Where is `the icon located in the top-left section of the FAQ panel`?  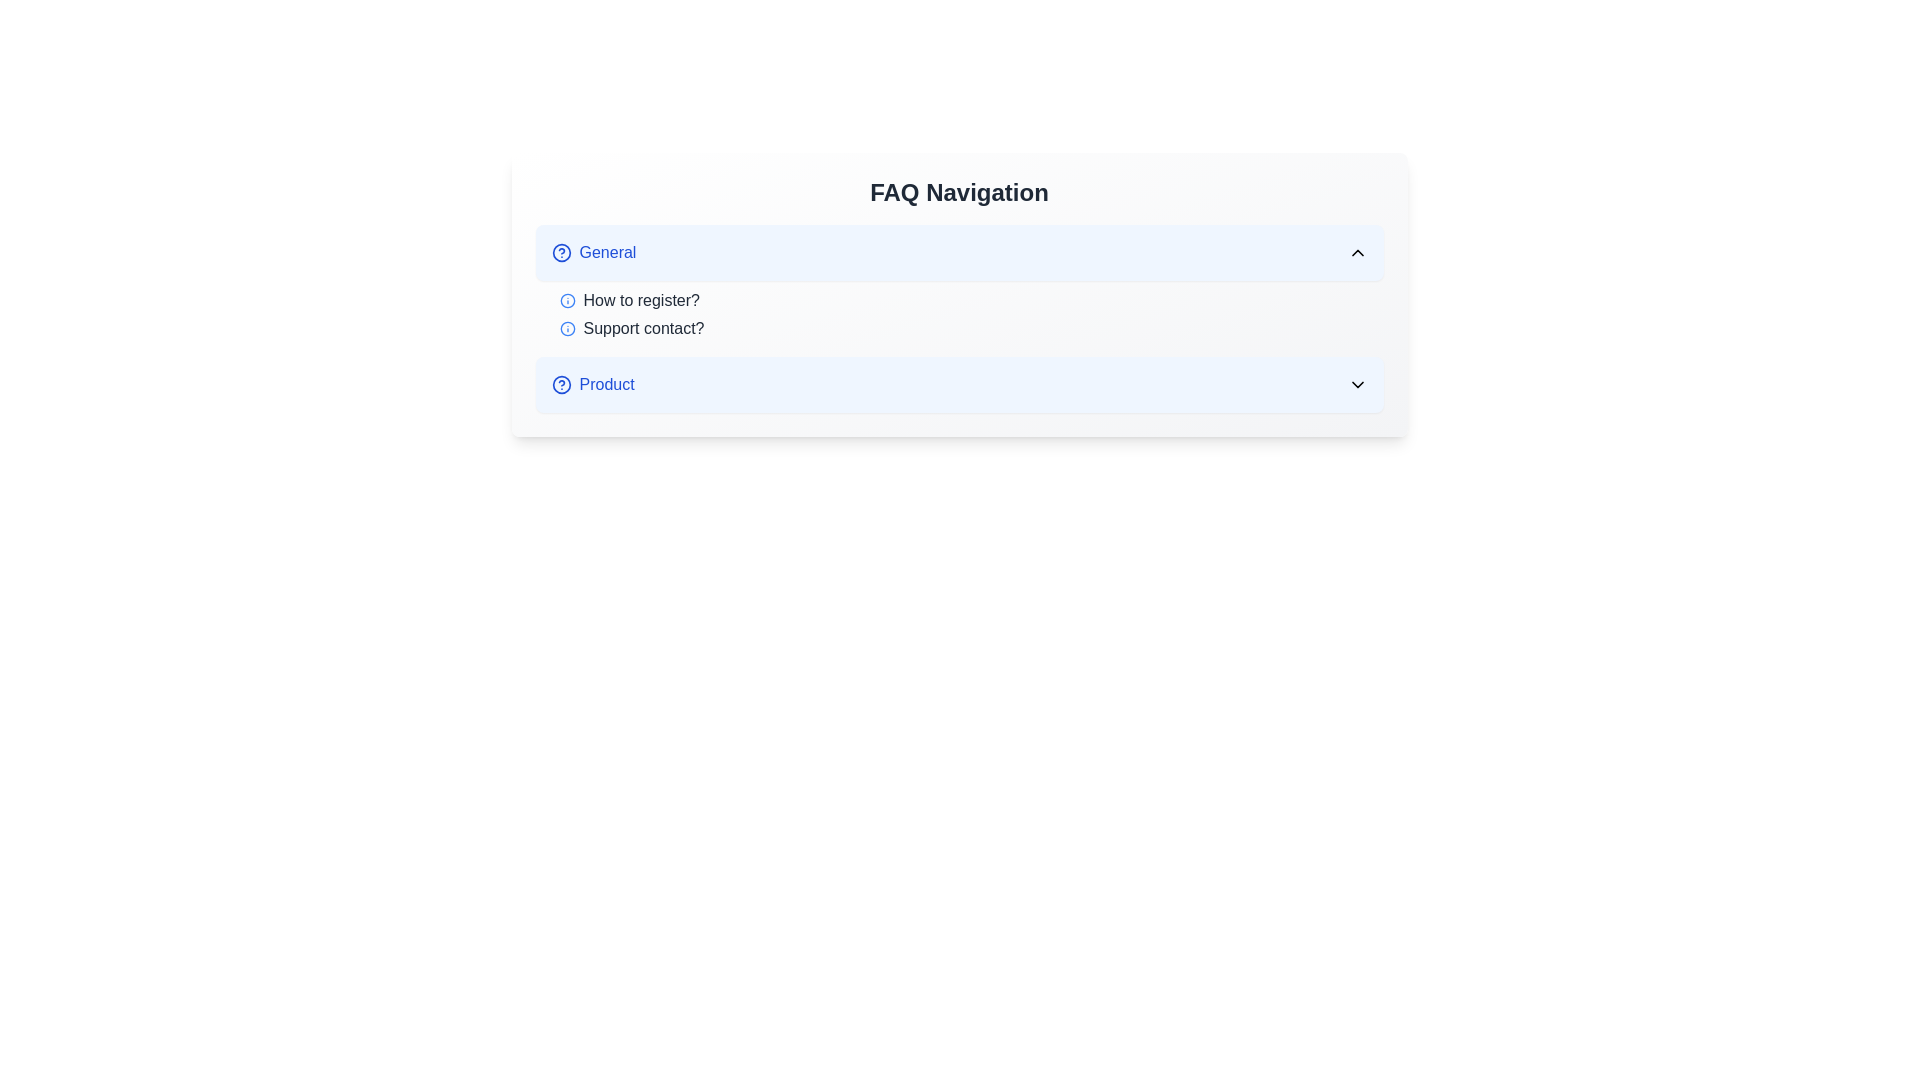 the icon located in the top-left section of the FAQ panel is located at coordinates (560, 252).